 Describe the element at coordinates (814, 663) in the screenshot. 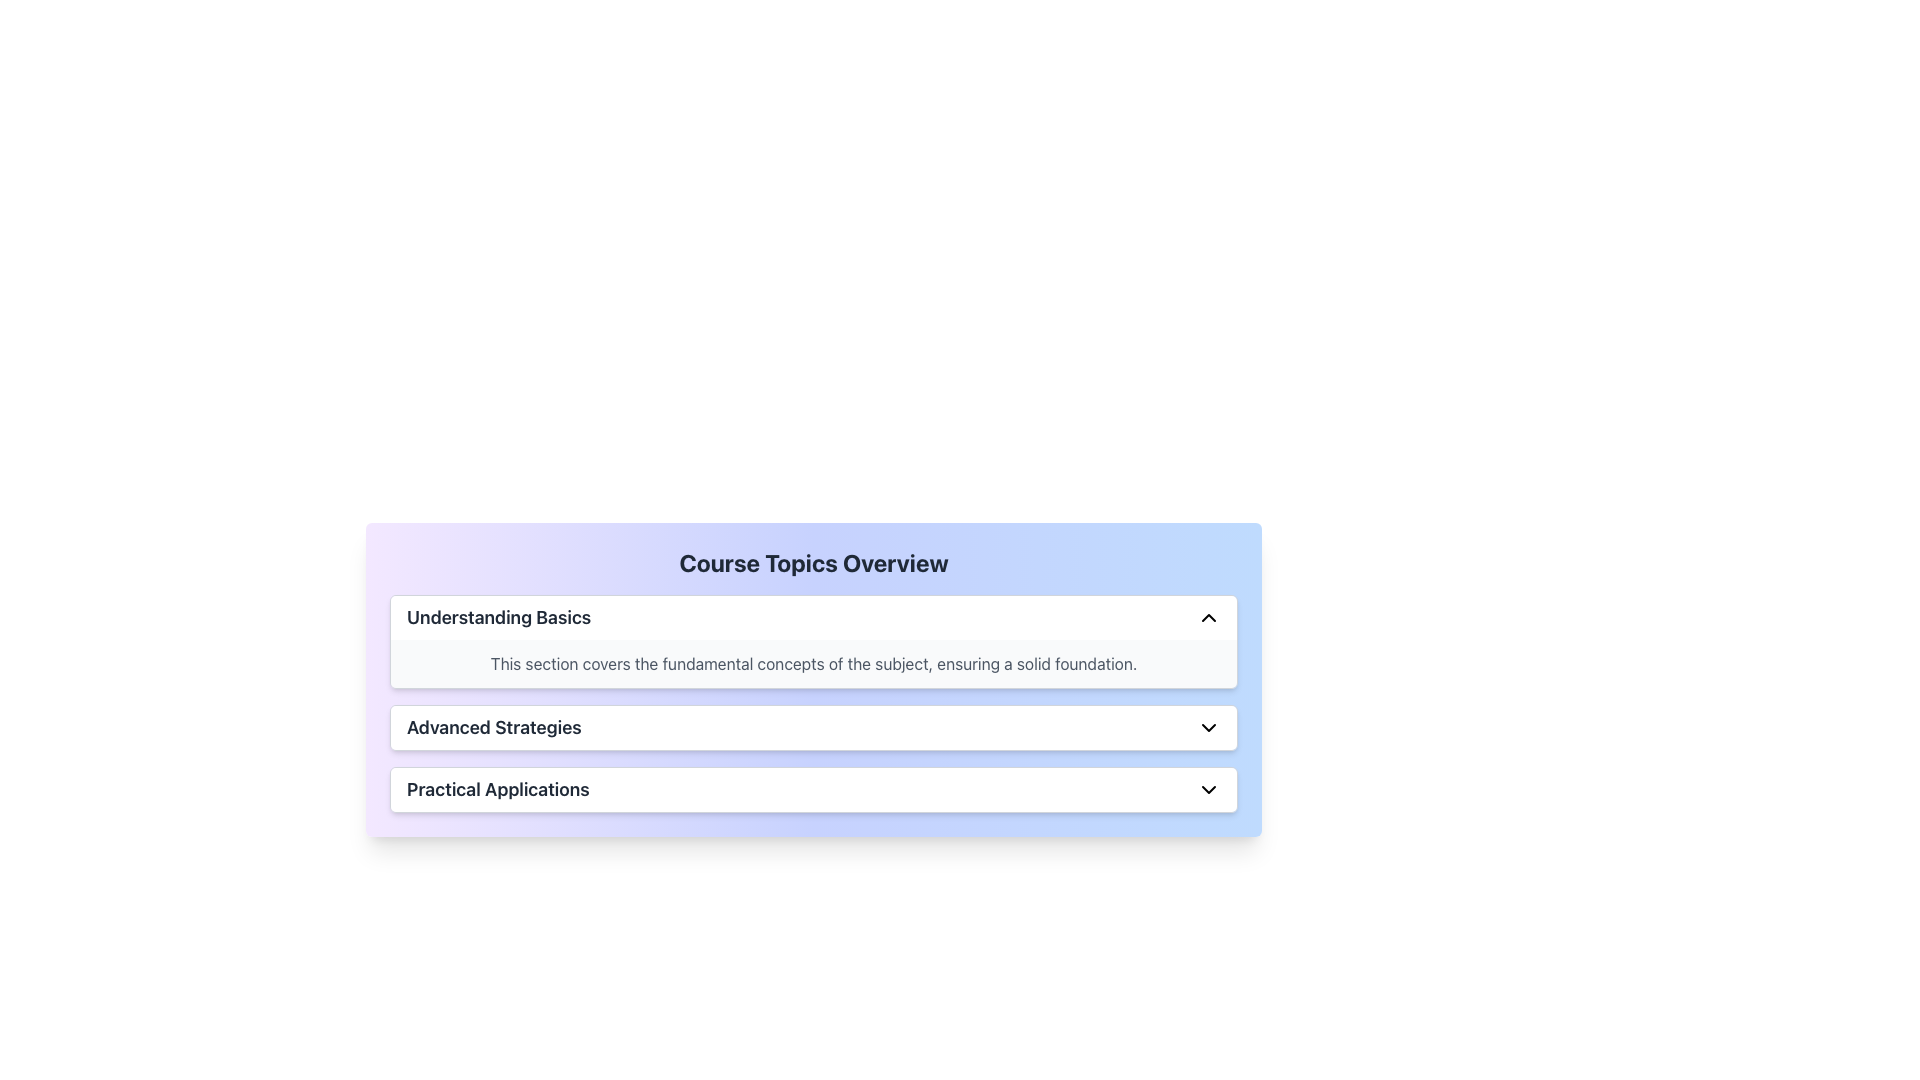

I see `the static text displaying 'This section covers the fundamental concepts of the subject, ensuring a solid foundation.' located beneath the 'Understanding Basics' heading` at that location.